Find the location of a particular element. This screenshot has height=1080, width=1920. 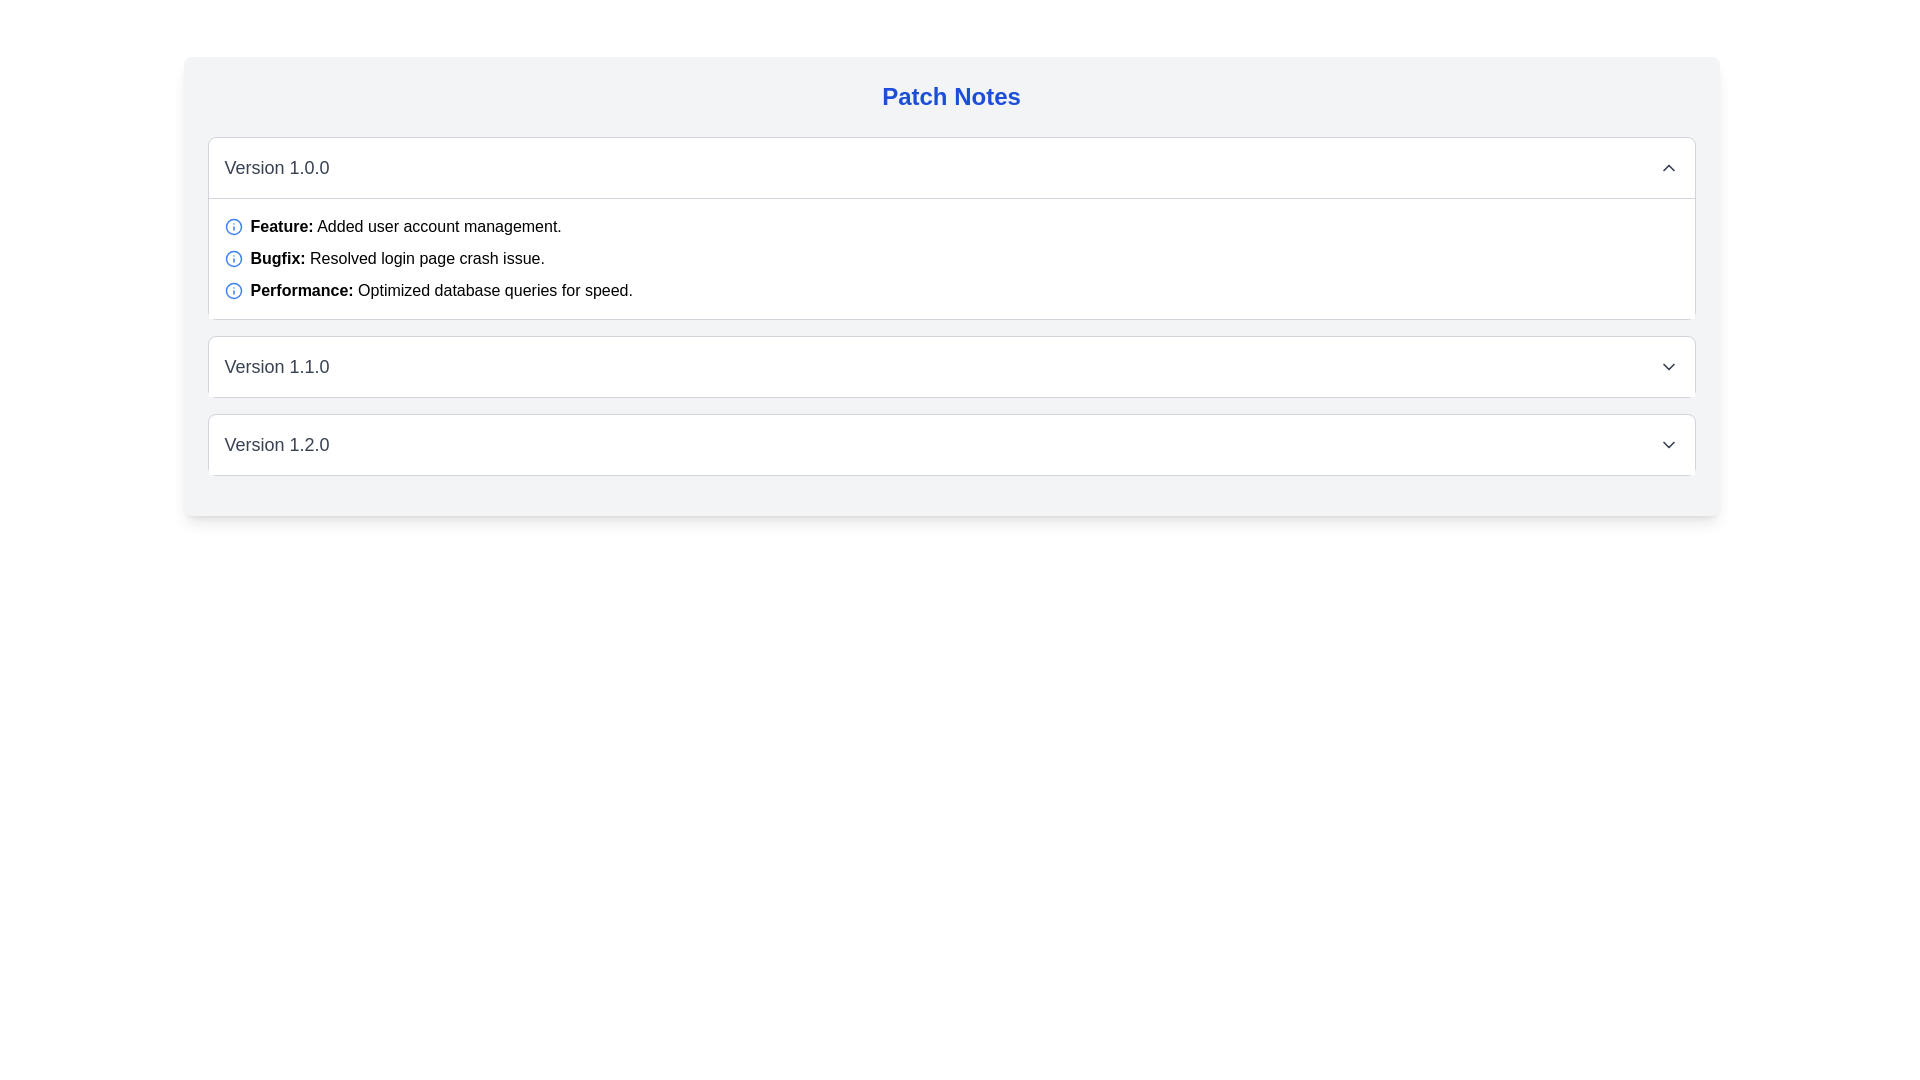

the upward-pointing chevron icon in the top-right corner of the 'Version 1.0.0' section is located at coordinates (1668, 167).